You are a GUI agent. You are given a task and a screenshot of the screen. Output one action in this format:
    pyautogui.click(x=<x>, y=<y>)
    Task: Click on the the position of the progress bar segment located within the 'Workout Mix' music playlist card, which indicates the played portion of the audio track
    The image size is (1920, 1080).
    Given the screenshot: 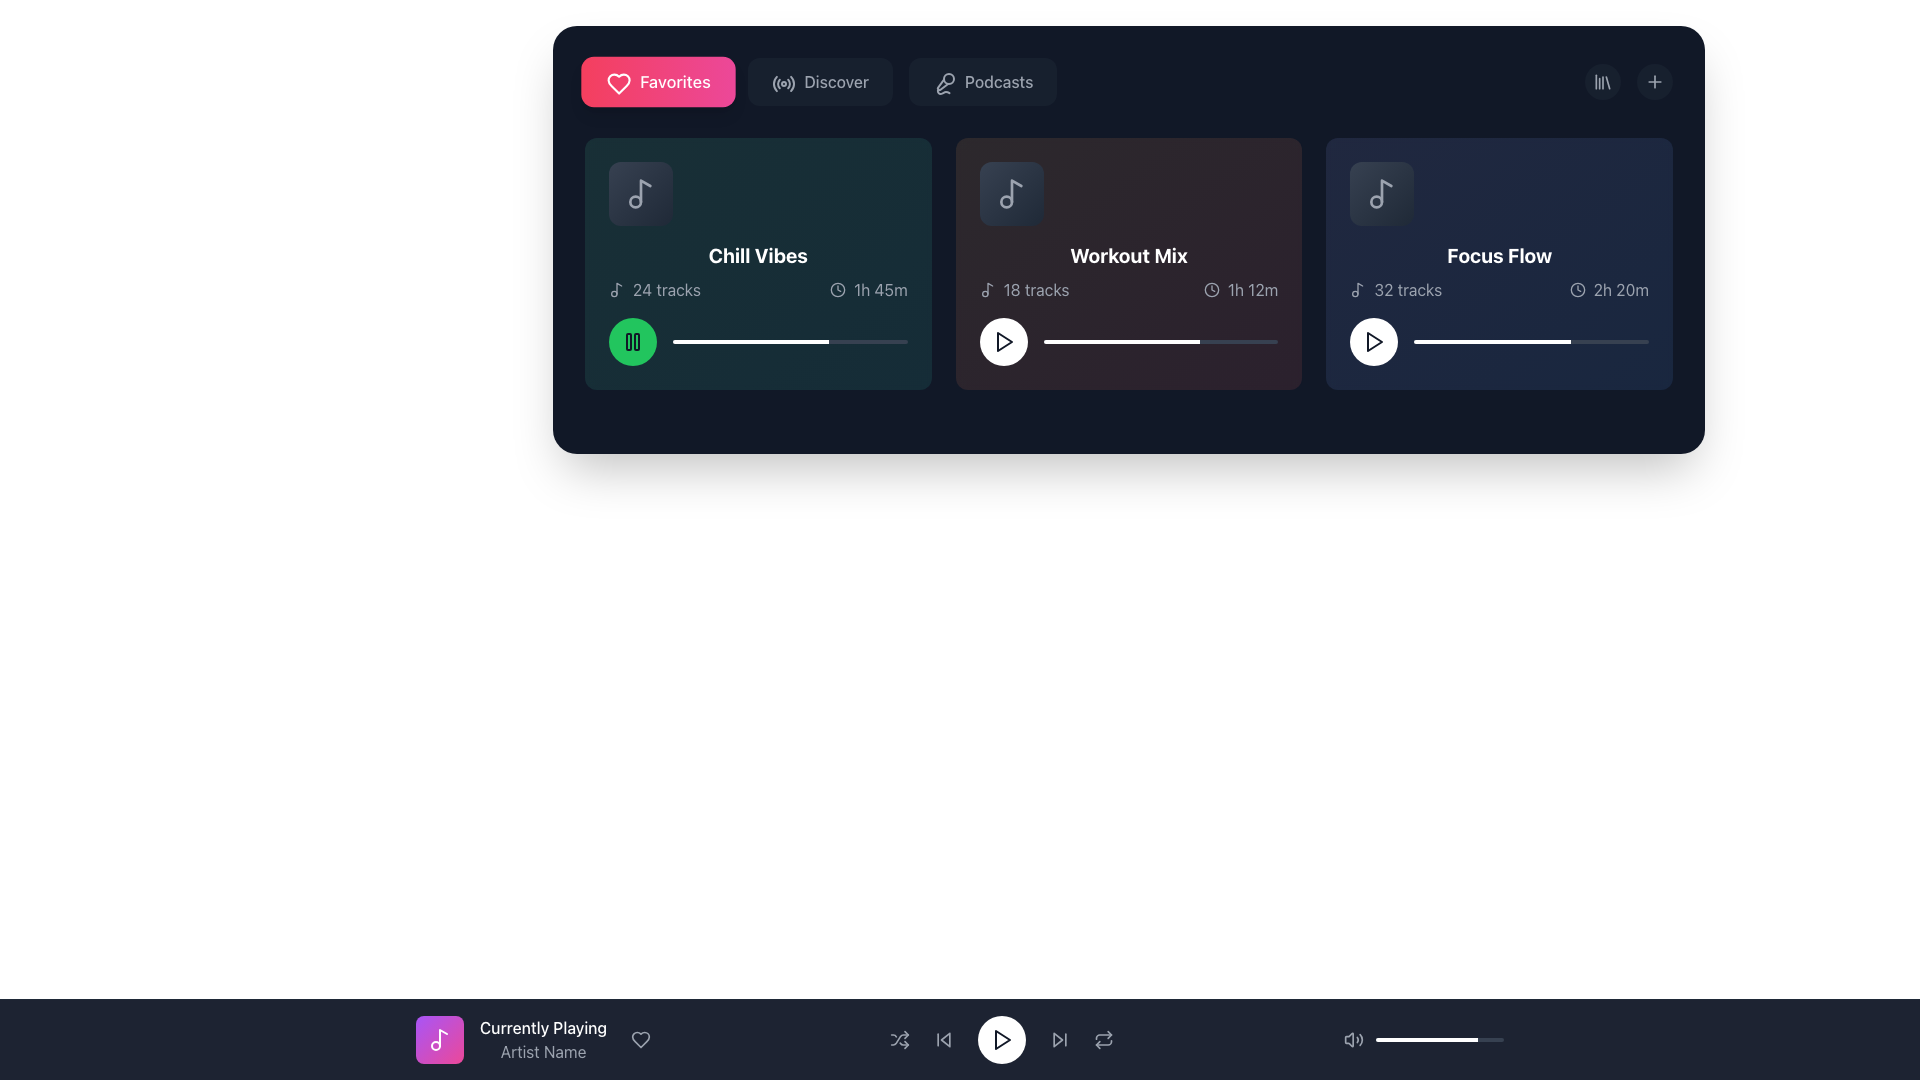 What is the action you would take?
    pyautogui.click(x=1121, y=341)
    